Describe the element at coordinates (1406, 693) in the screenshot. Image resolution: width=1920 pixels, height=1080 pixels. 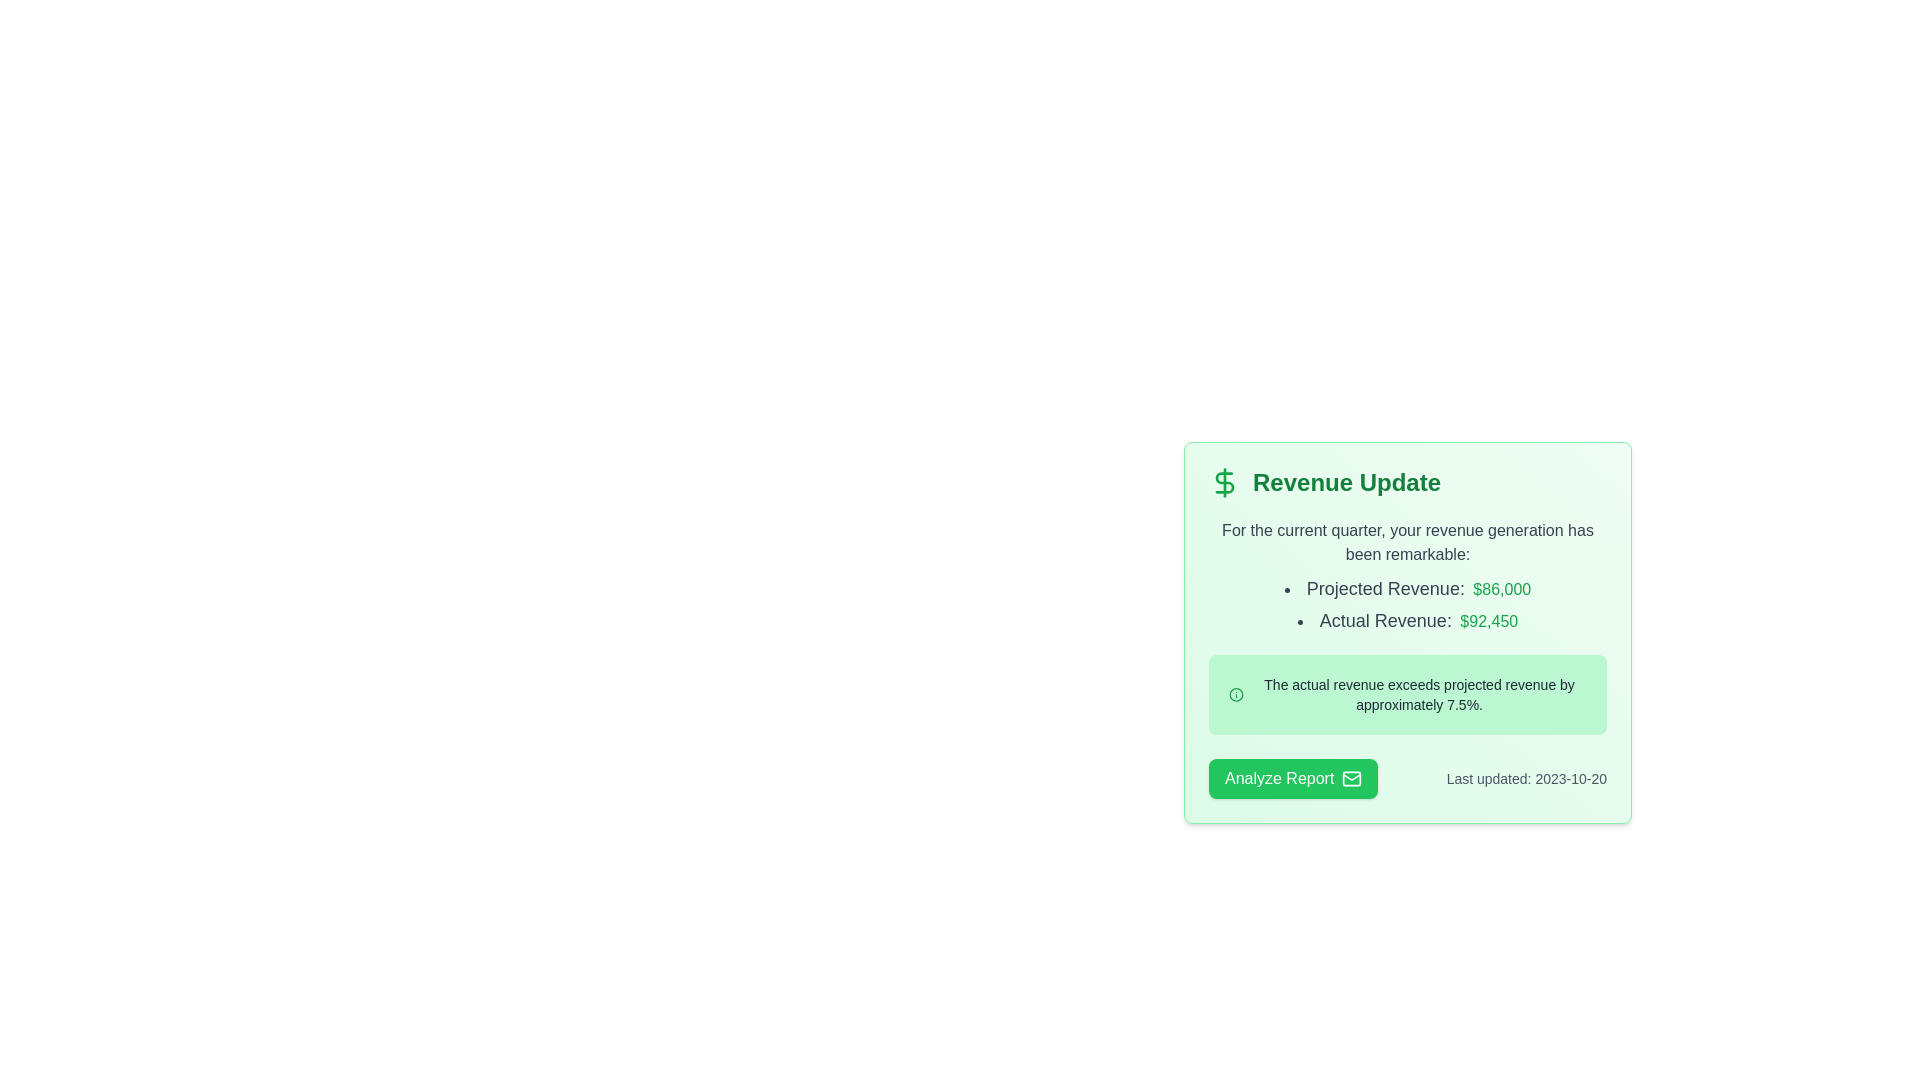
I see `the informational display text located in the highlighted green section of the 'Revenue Update' card, positioned below the actual and projected revenue values and above the 'Analyze Report' button` at that location.